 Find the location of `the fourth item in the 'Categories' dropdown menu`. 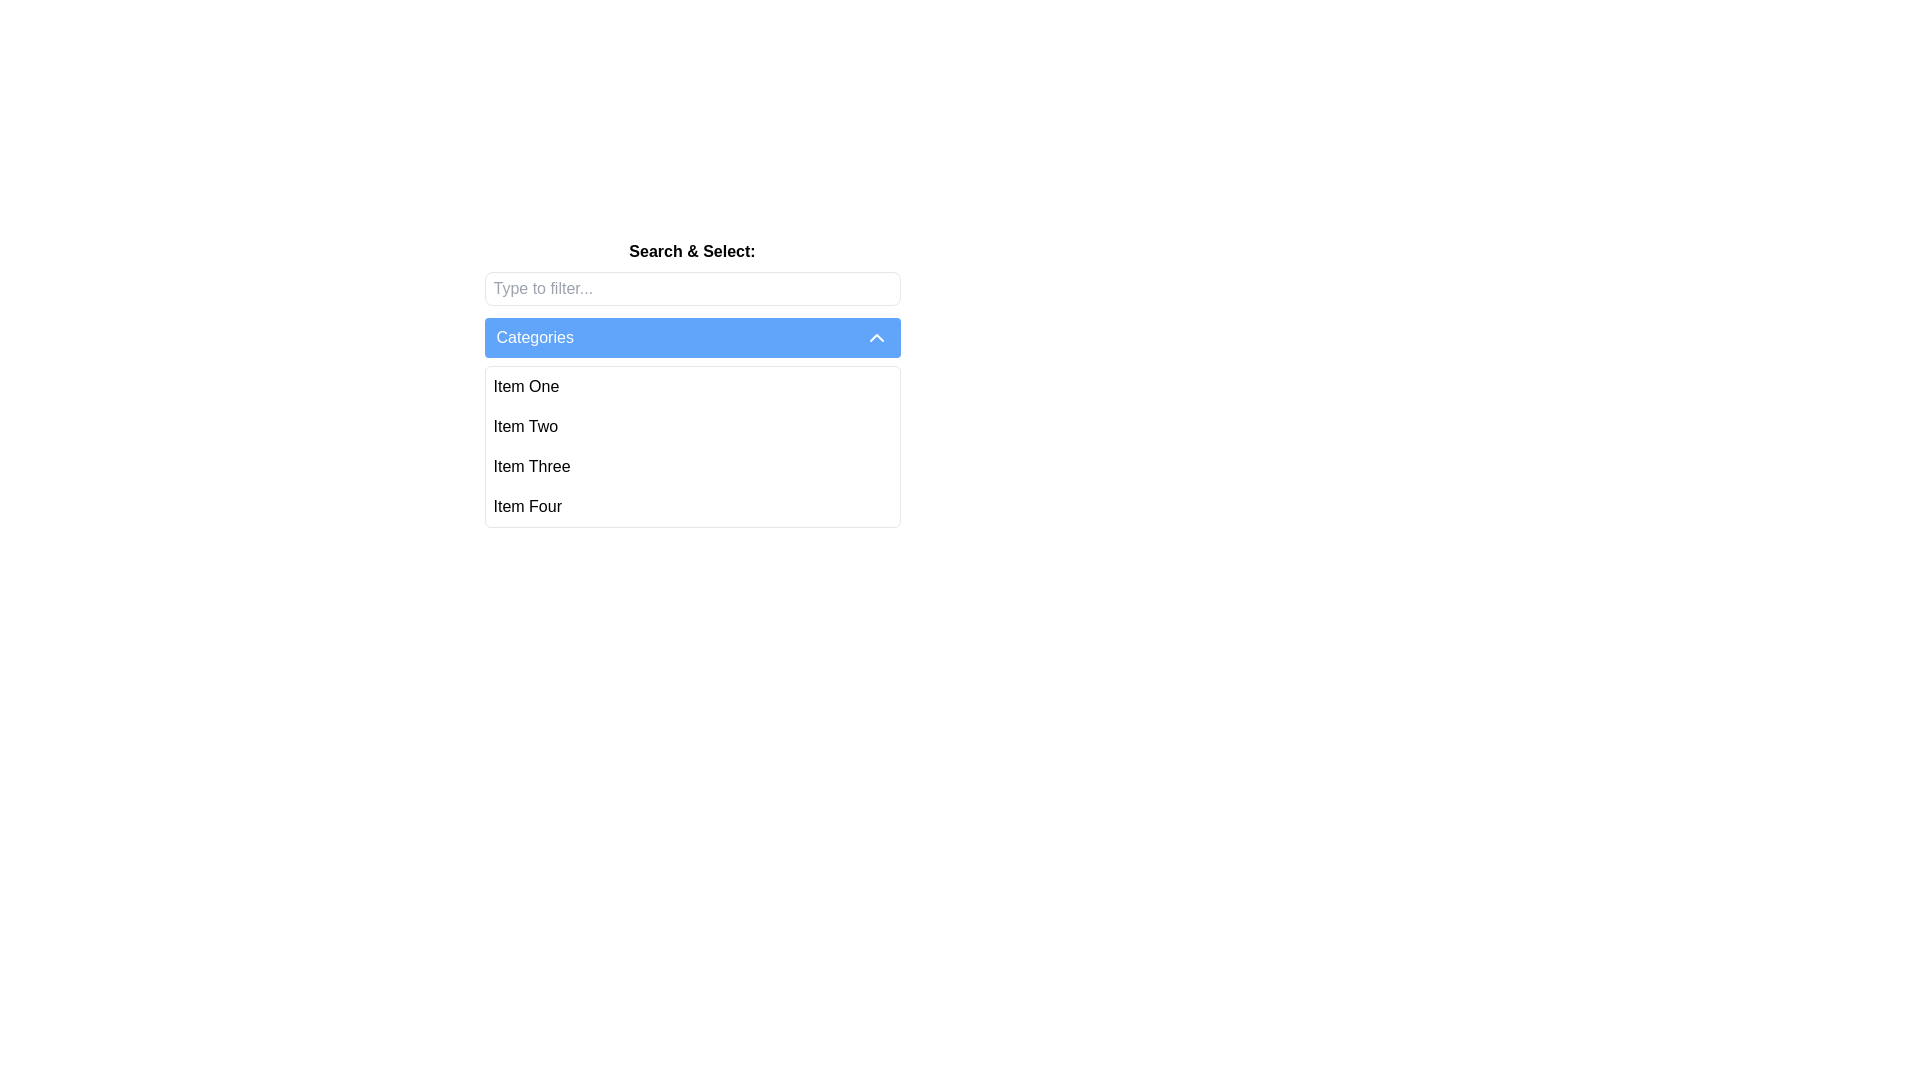

the fourth item in the 'Categories' dropdown menu is located at coordinates (527, 505).